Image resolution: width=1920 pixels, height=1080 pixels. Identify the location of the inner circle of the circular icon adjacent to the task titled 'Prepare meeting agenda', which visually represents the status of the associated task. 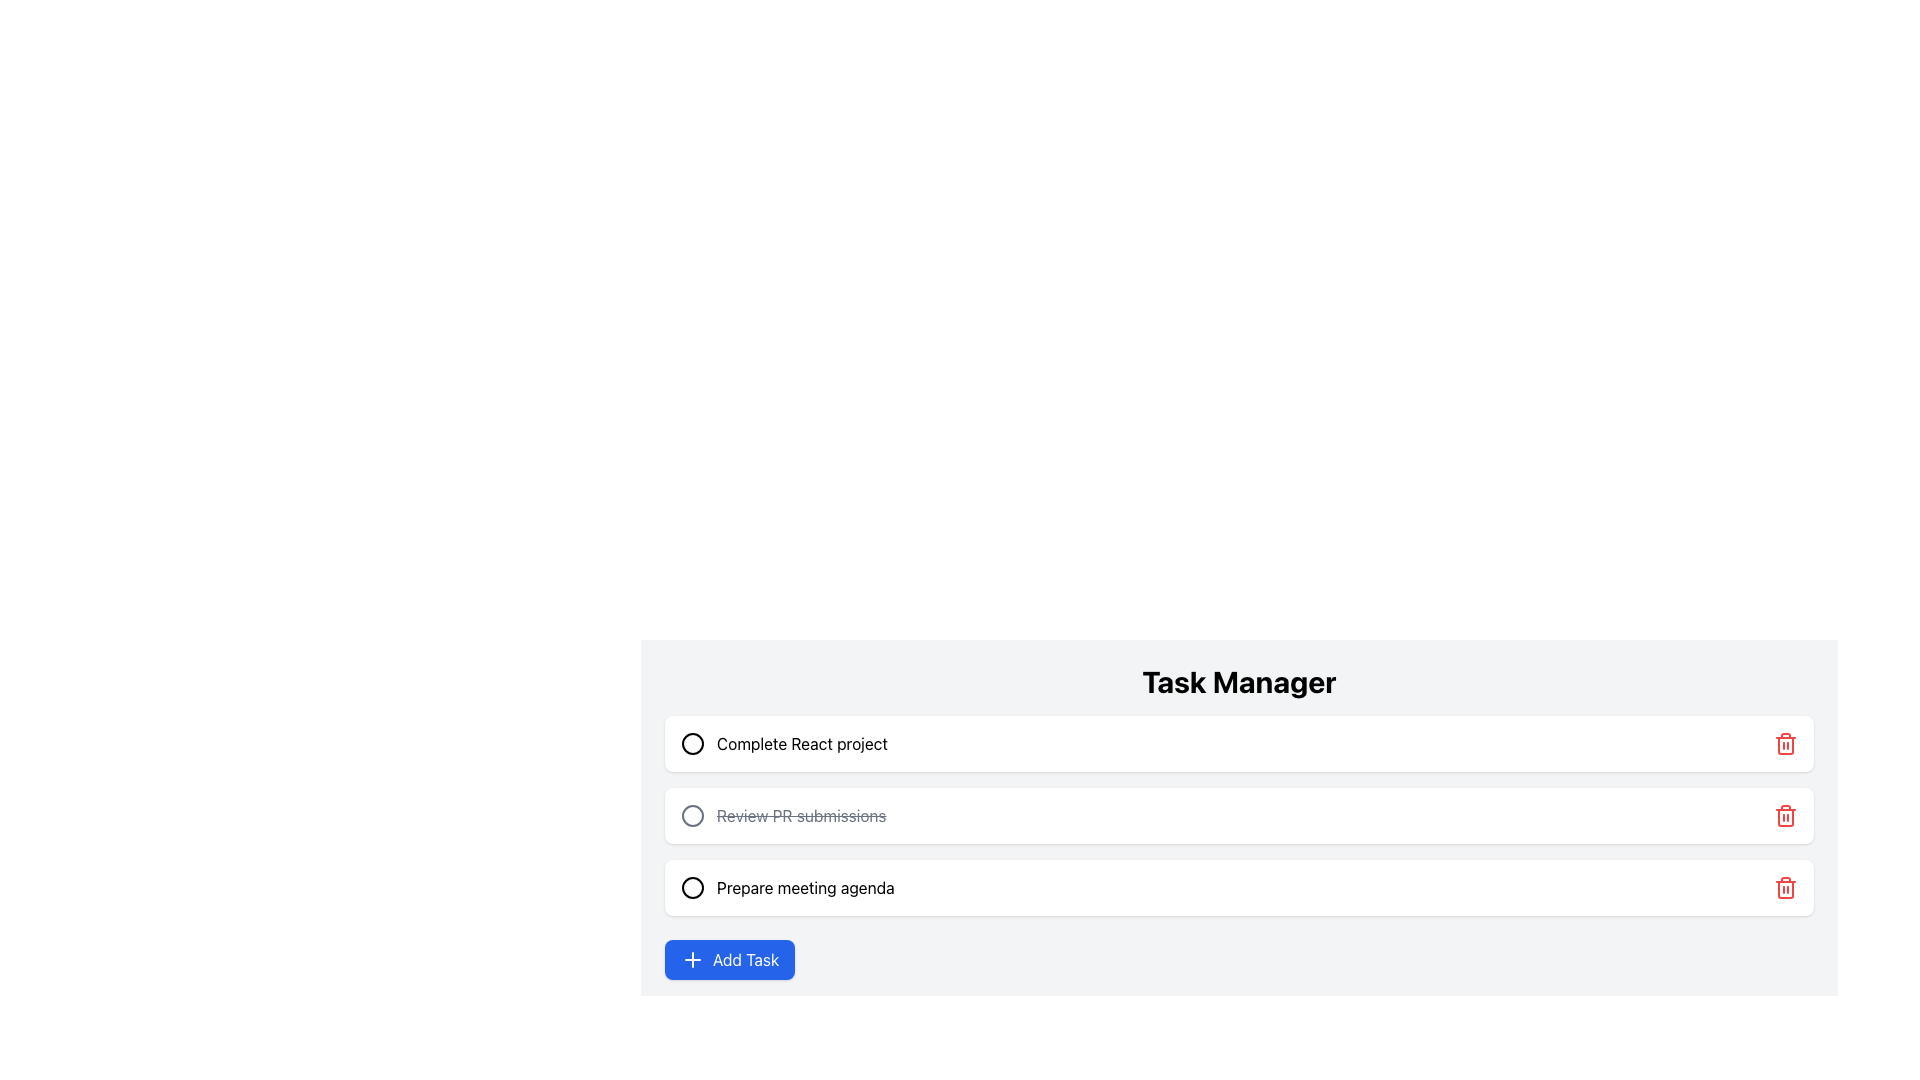
(692, 886).